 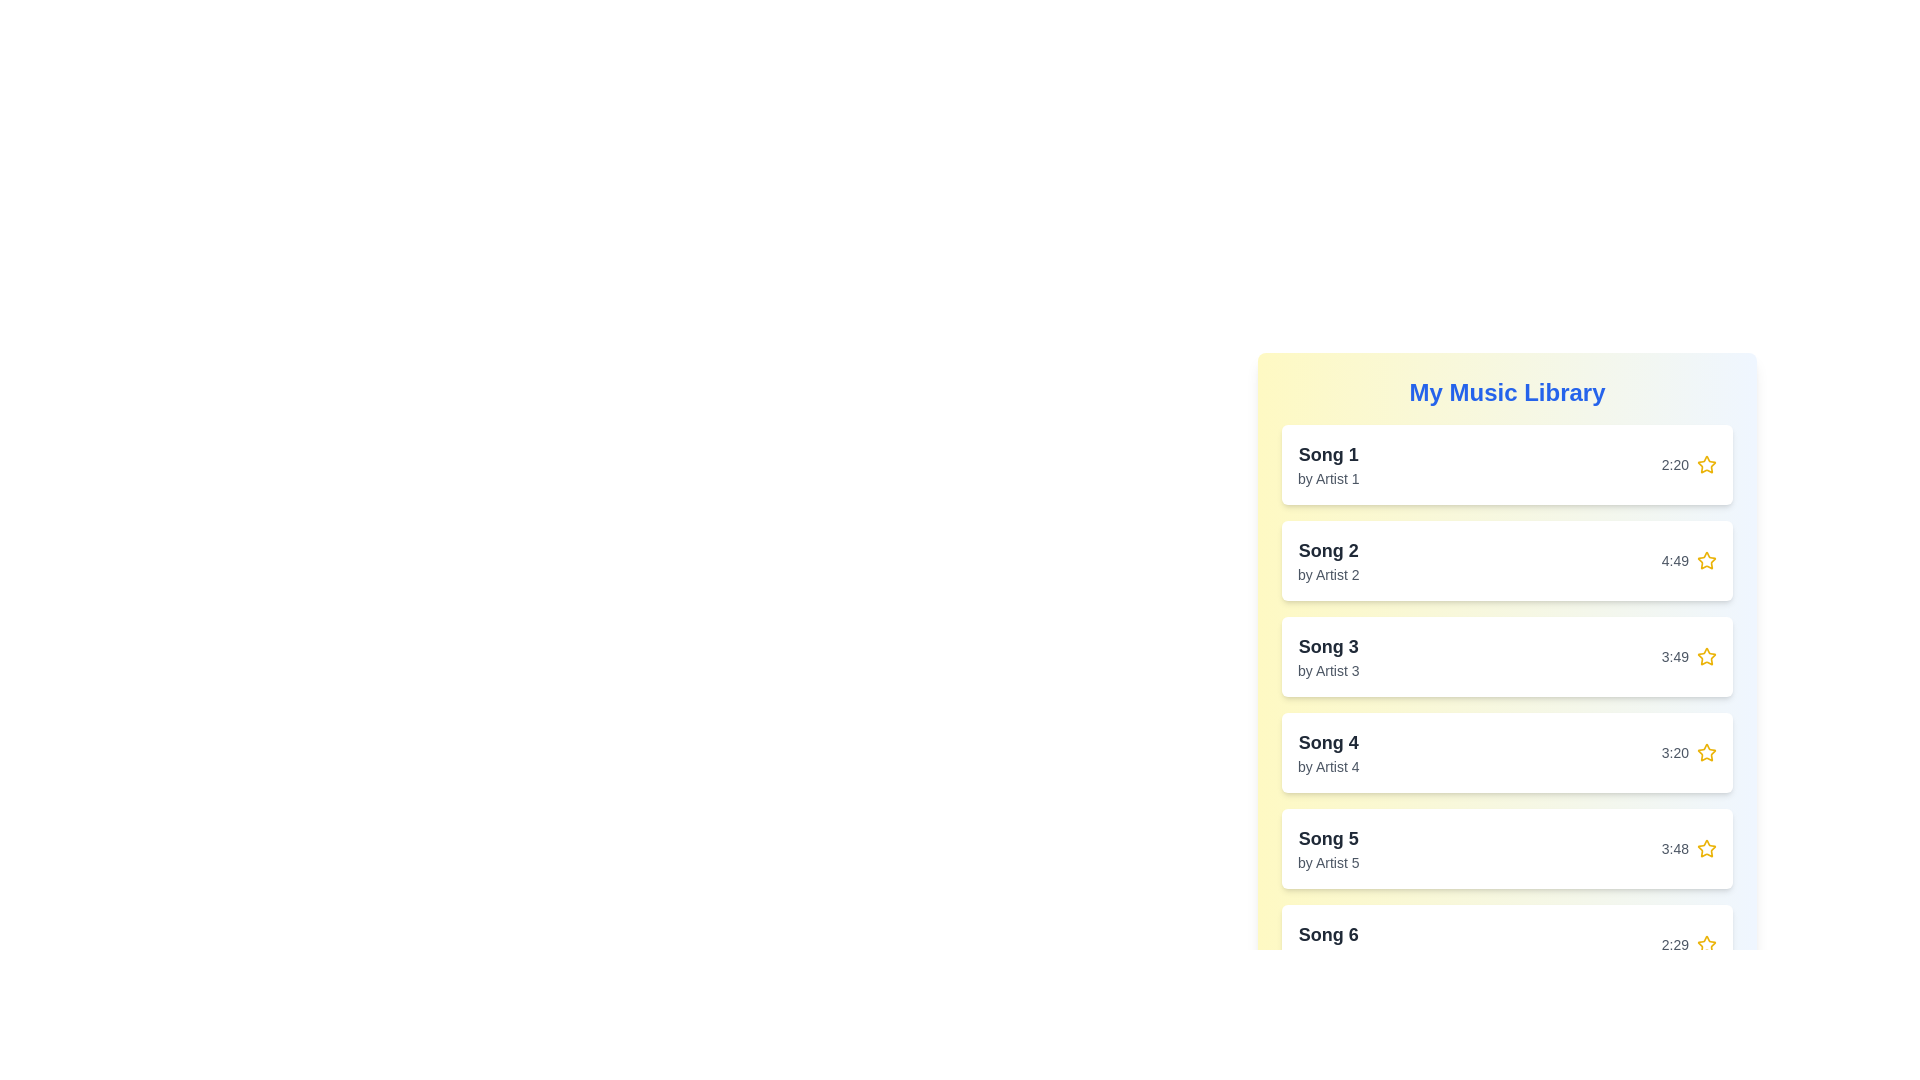 What do you see at coordinates (1328, 465) in the screenshot?
I see `the text label displaying 'Song 1' in bold with subtitle 'by Artist 1', located at the topmost row of a vertical list within a card layout` at bounding box center [1328, 465].